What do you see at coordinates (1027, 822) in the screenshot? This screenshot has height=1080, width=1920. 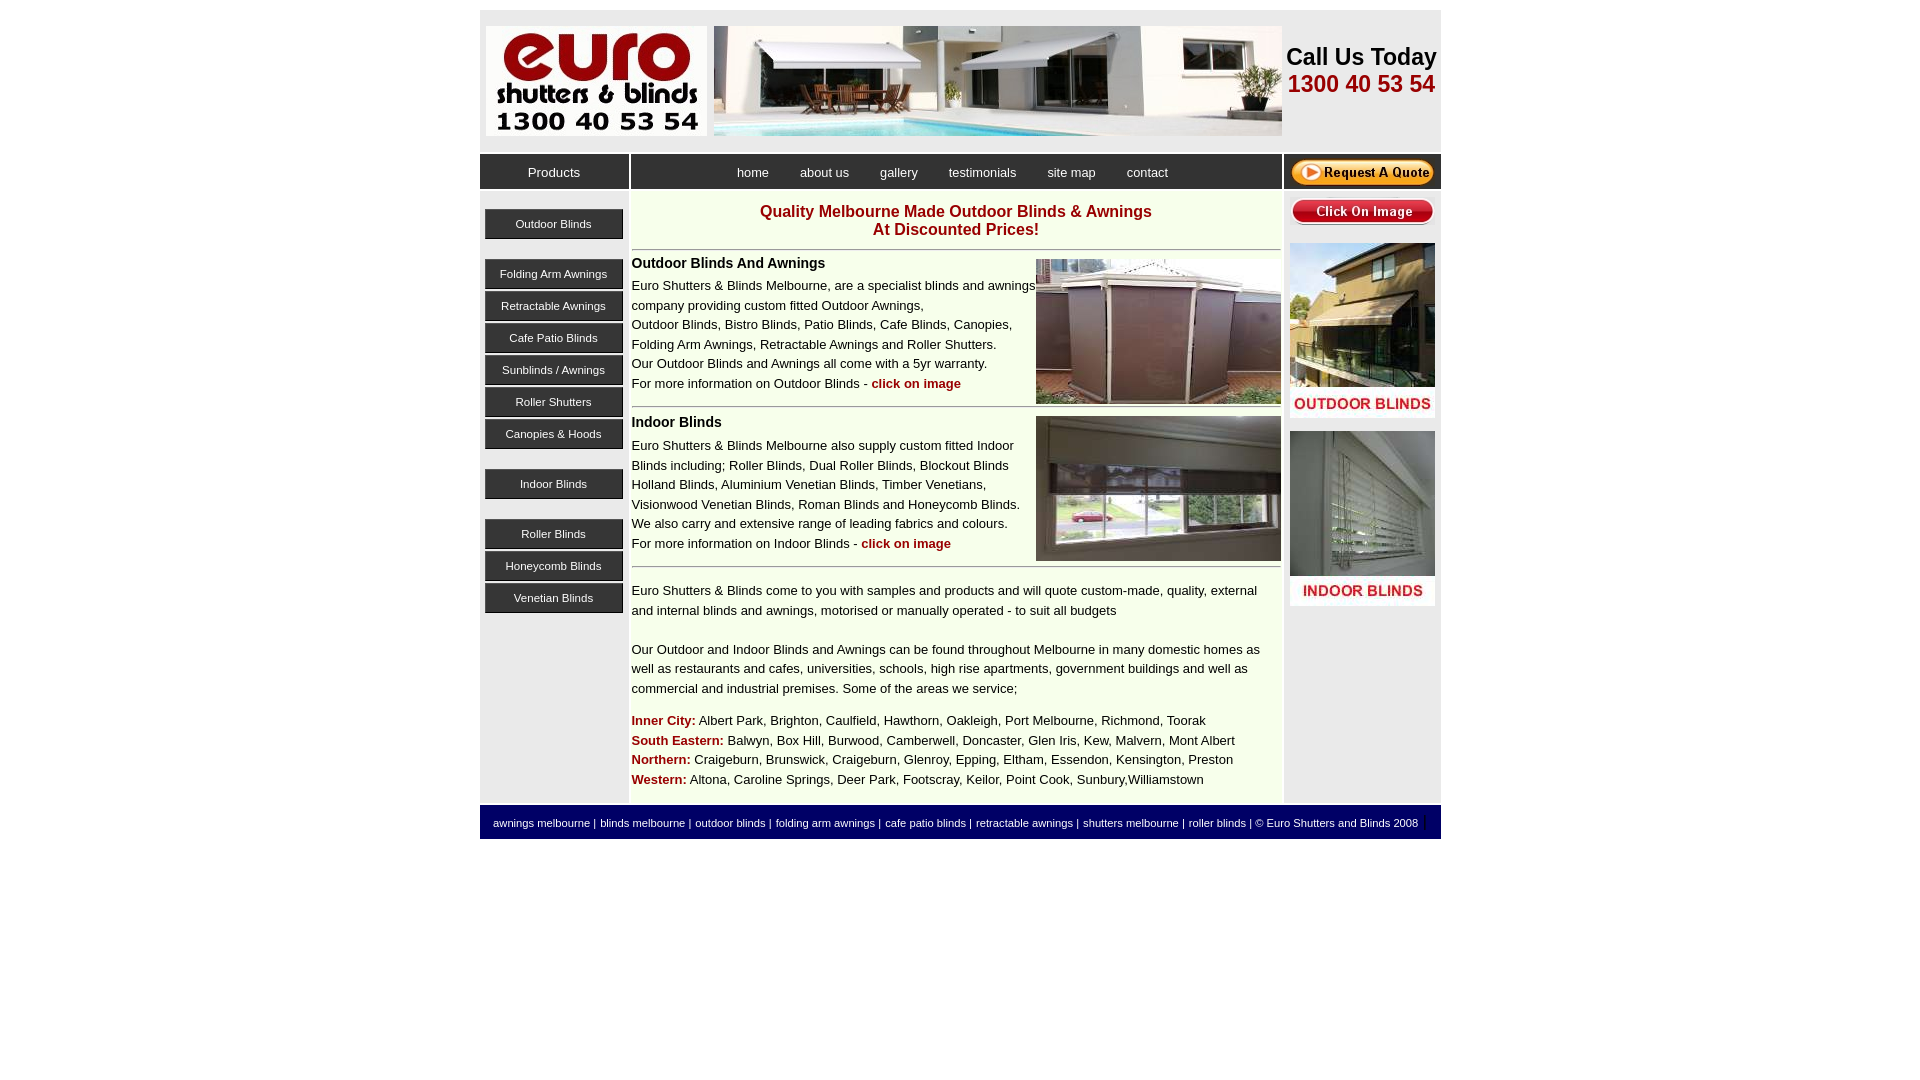 I see `'retractable awnings |'` at bounding box center [1027, 822].